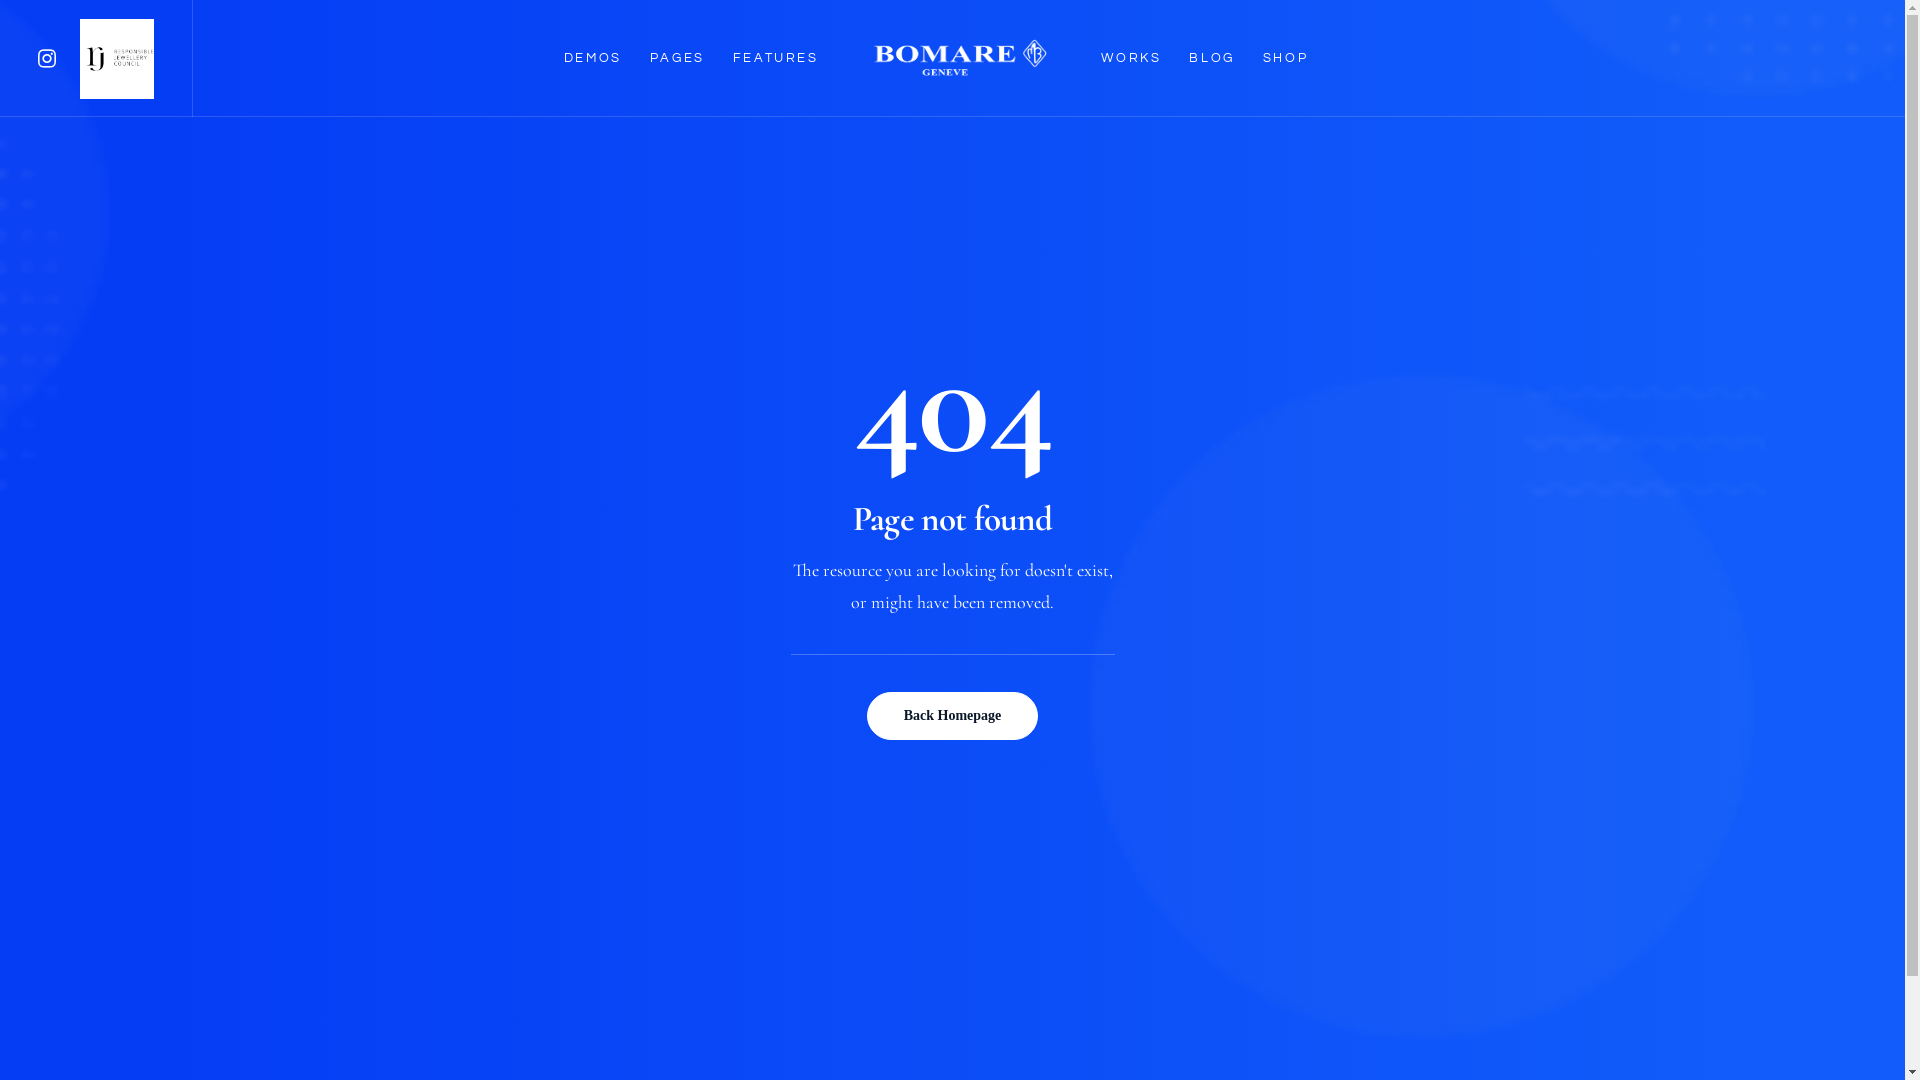 This screenshot has width=1920, height=1080. What do you see at coordinates (677, 57) in the screenshot?
I see `'PAGES'` at bounding box center [677, 57].